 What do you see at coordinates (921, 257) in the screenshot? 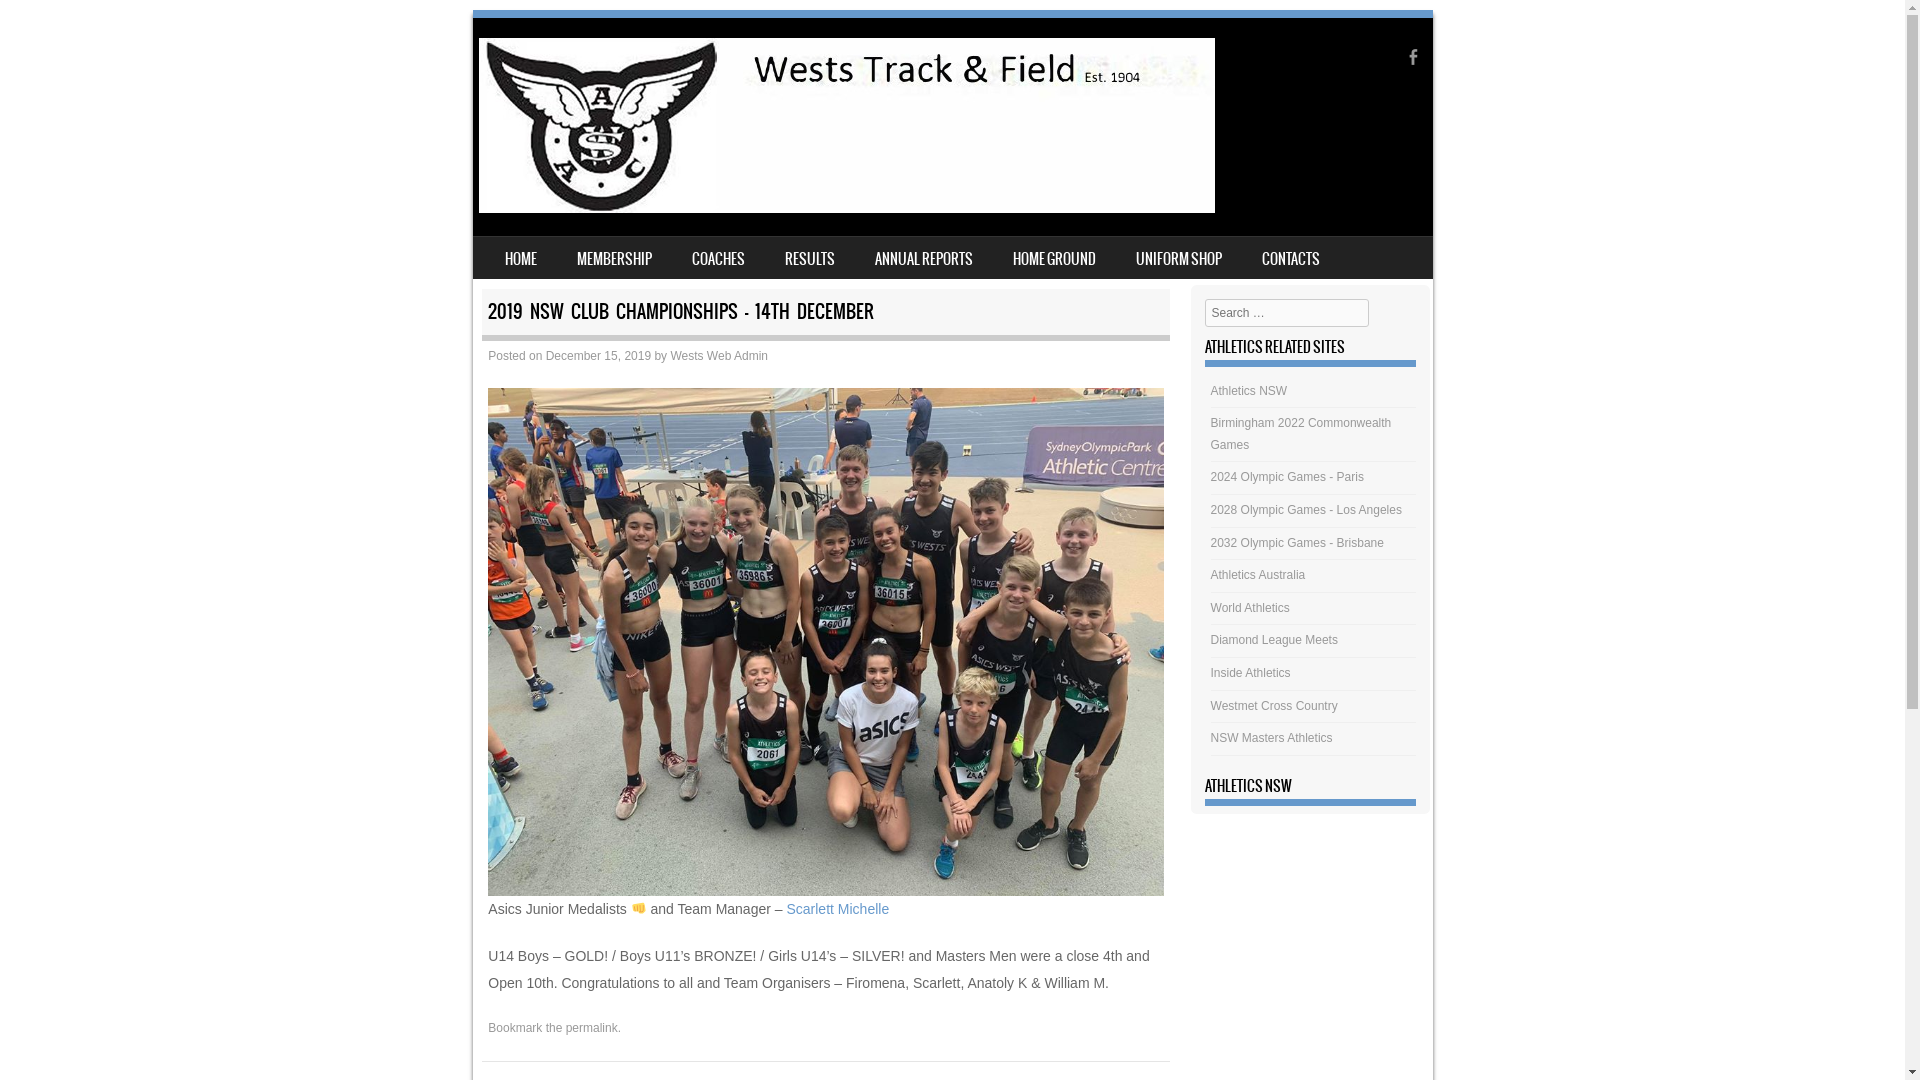
I see `'ANNUAL REPORTS'` at bounding box center [921, 257].